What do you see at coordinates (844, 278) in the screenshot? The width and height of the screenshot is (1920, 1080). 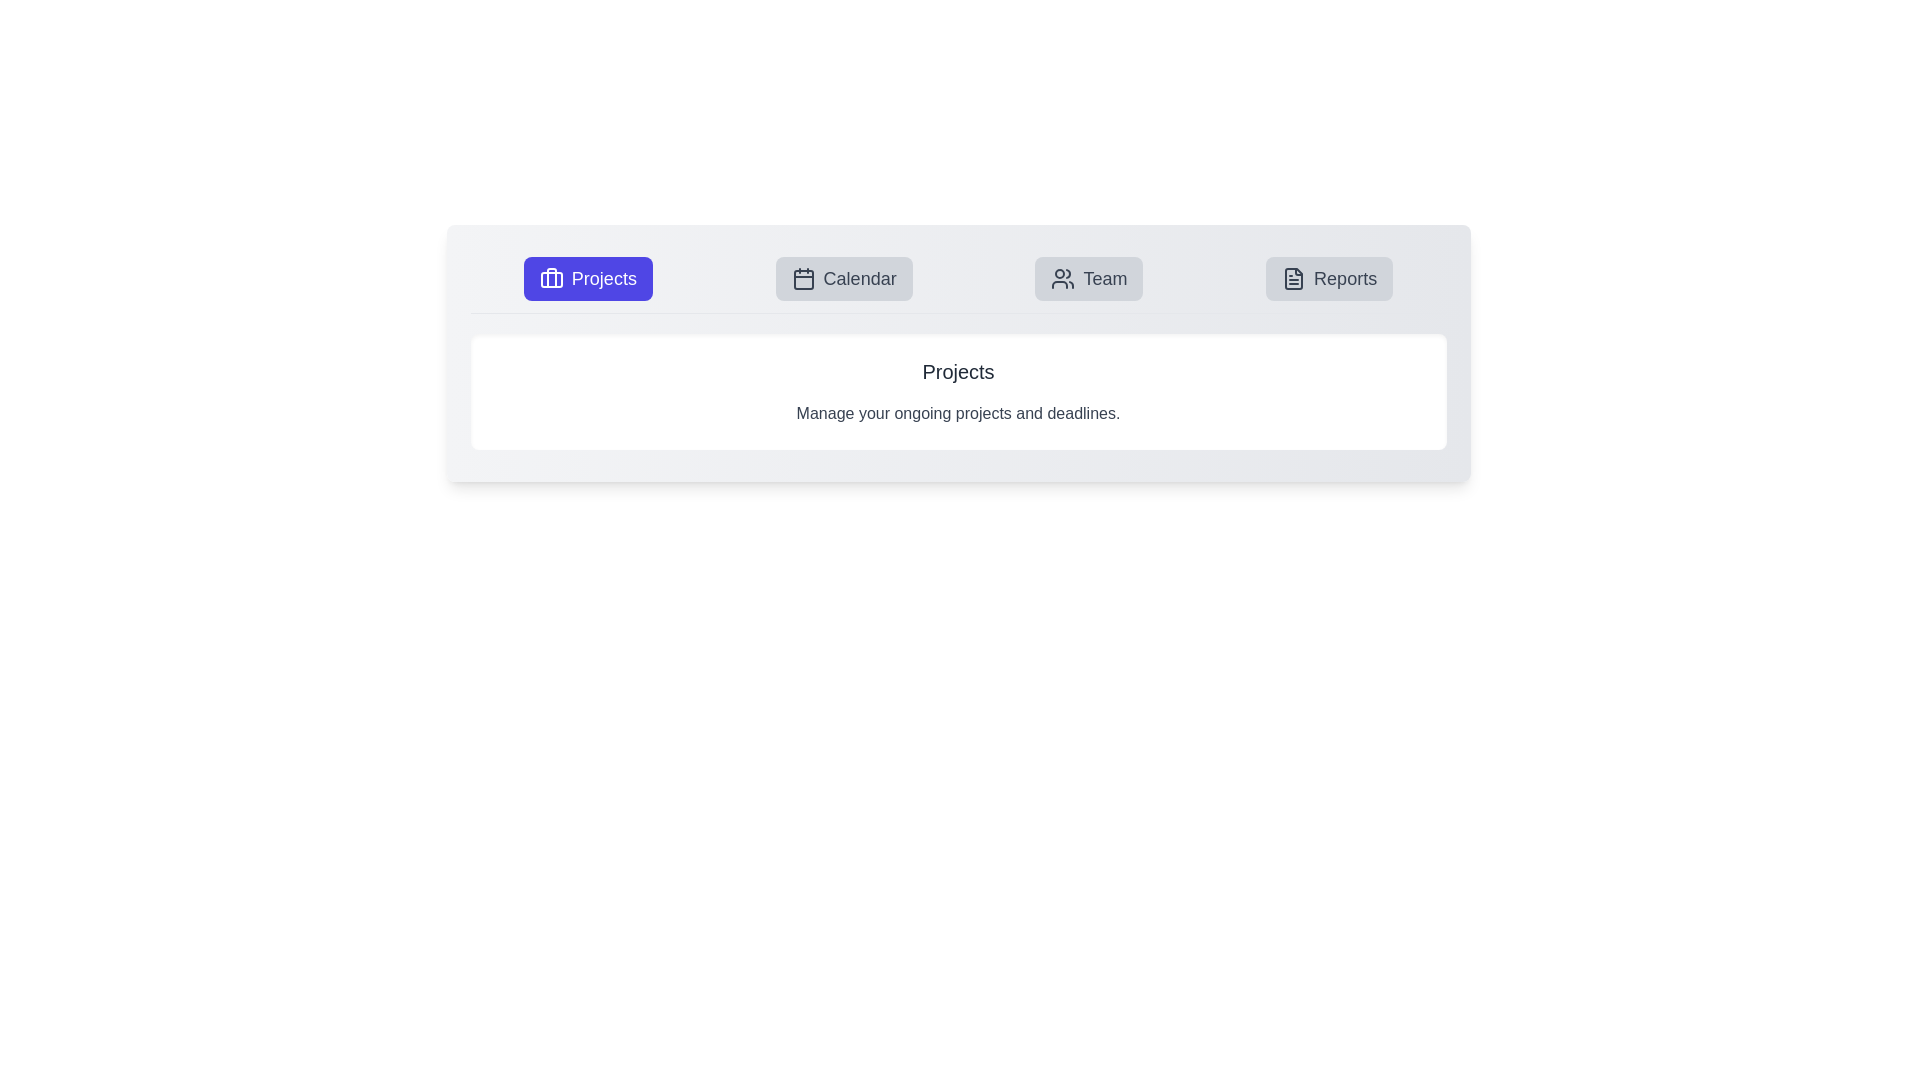 I see `the tab button labeled Calendar to observe its hover effect` at bounding box center [844, 278].